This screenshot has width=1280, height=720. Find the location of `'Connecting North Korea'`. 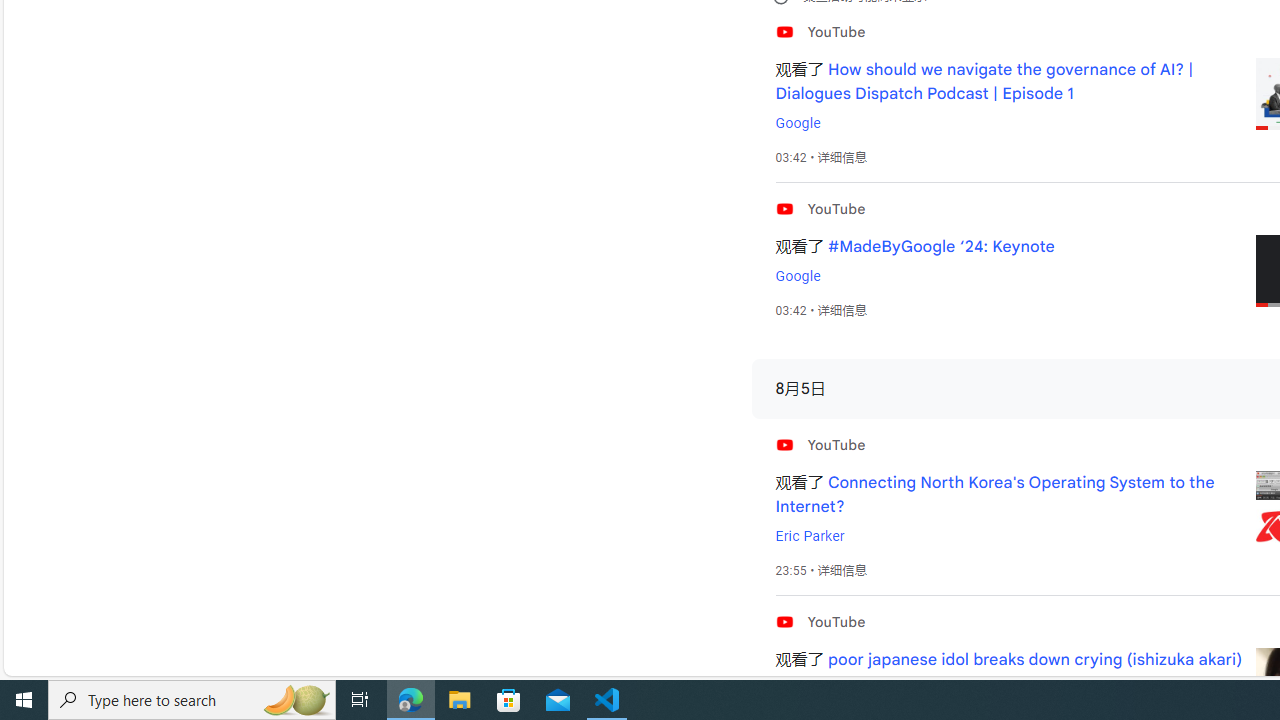

'Connecting North Korea' is located at coordinates (994, 495).